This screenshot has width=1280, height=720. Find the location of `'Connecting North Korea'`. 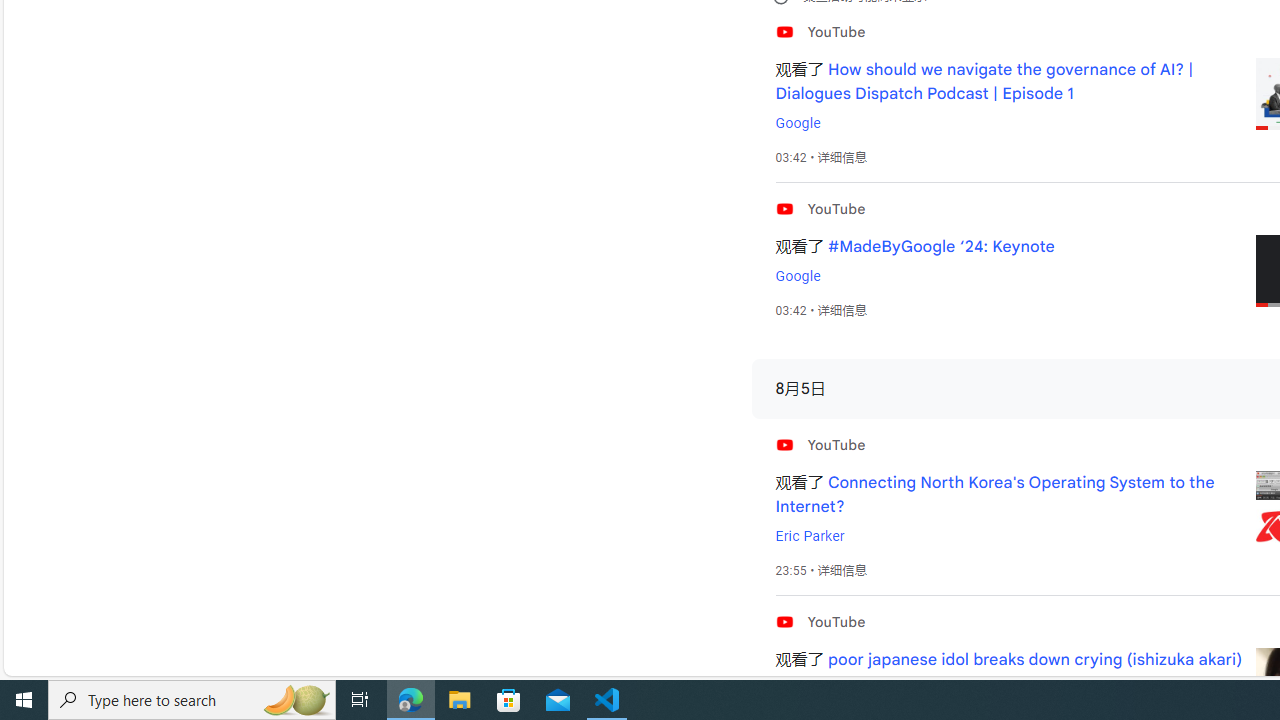

'Connecting North Korea' is located at coordinates (994, 495).